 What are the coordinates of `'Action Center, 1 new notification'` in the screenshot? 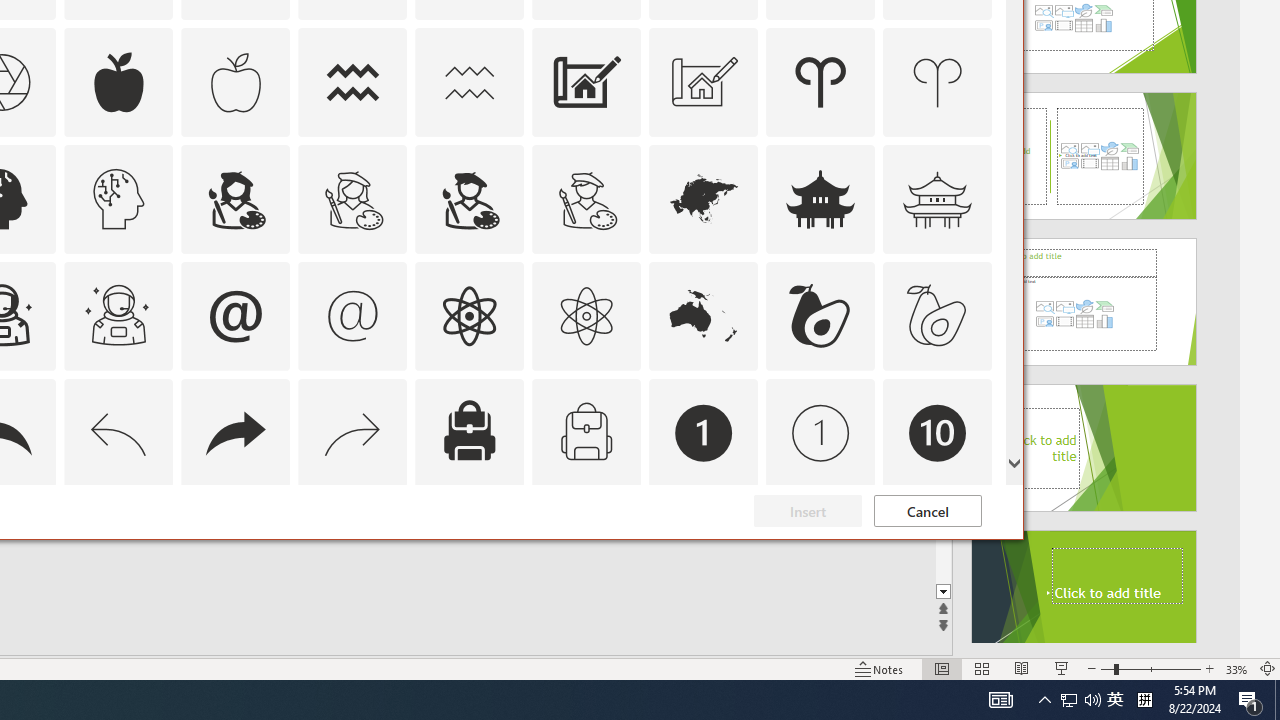 It's located at (1250, 698).